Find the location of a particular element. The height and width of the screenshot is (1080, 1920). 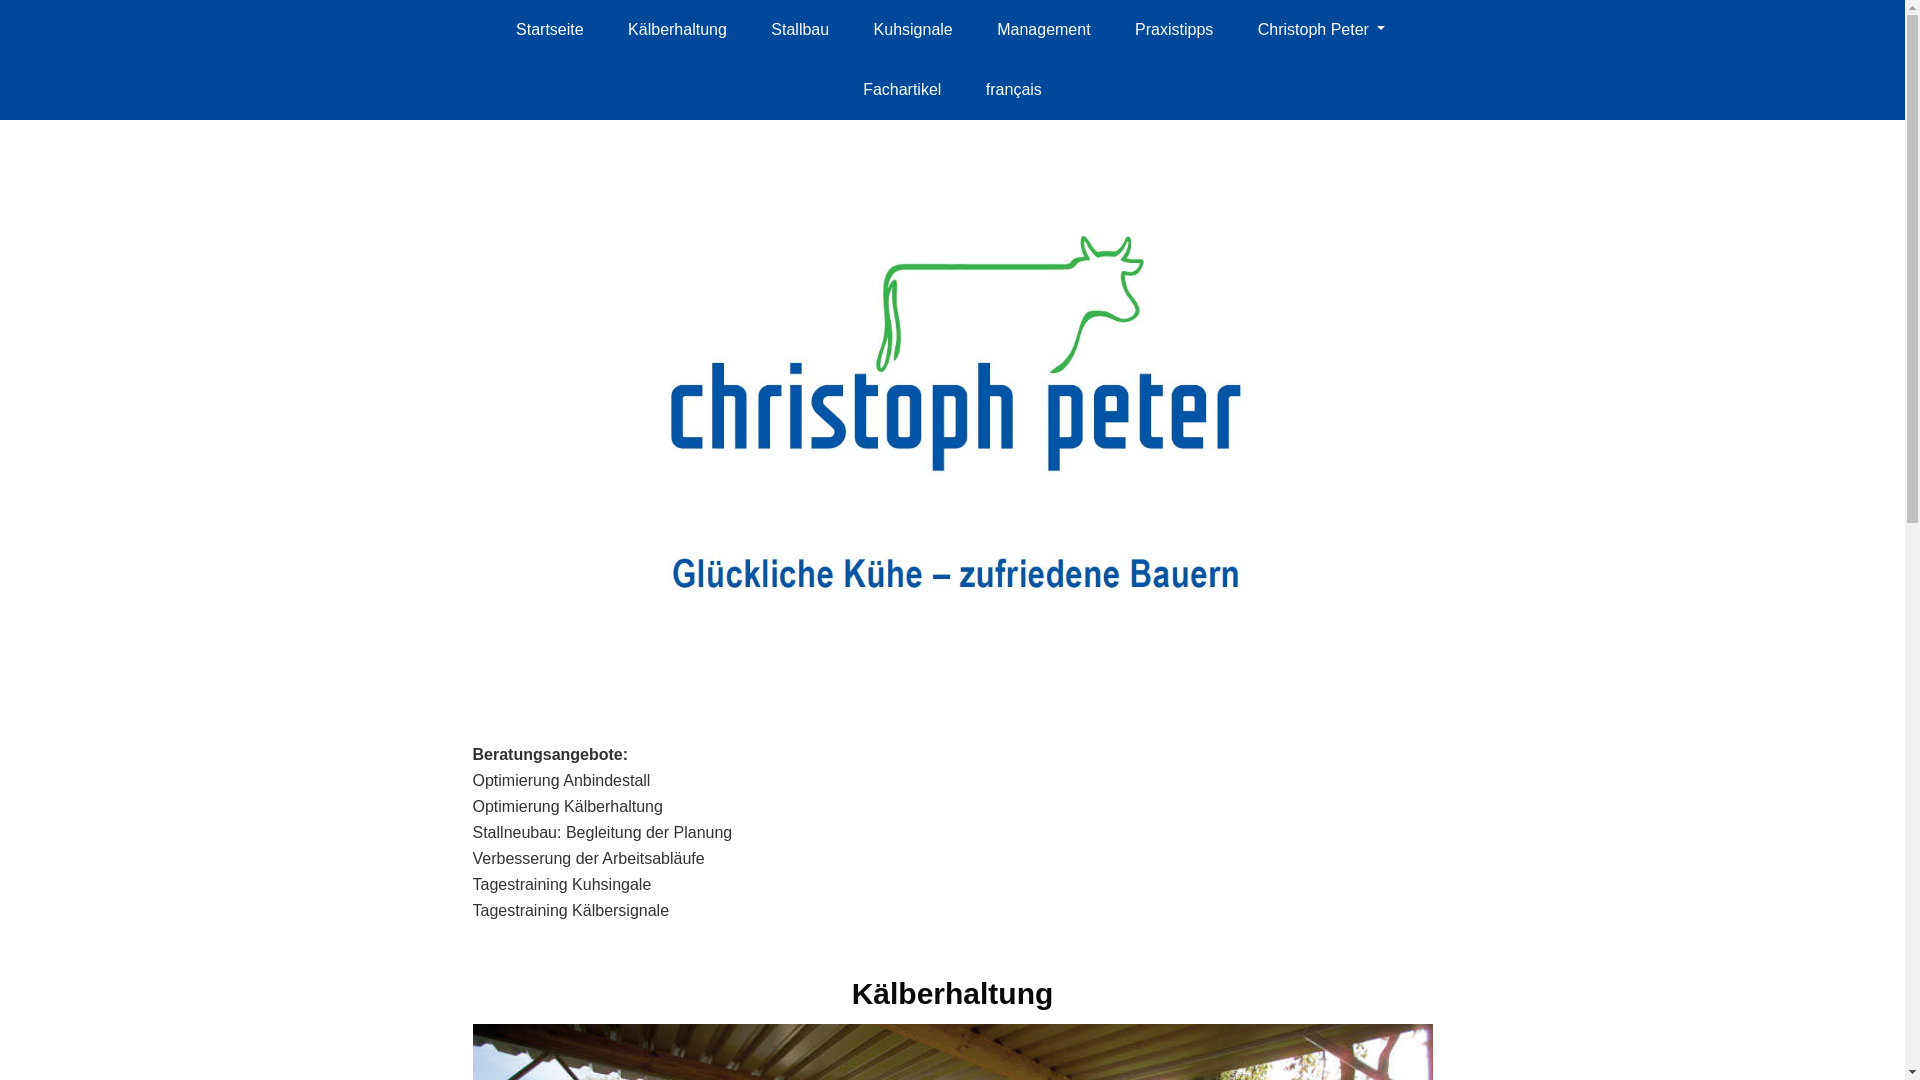

'Kuhsignale' is located at coordinates (912, 30).